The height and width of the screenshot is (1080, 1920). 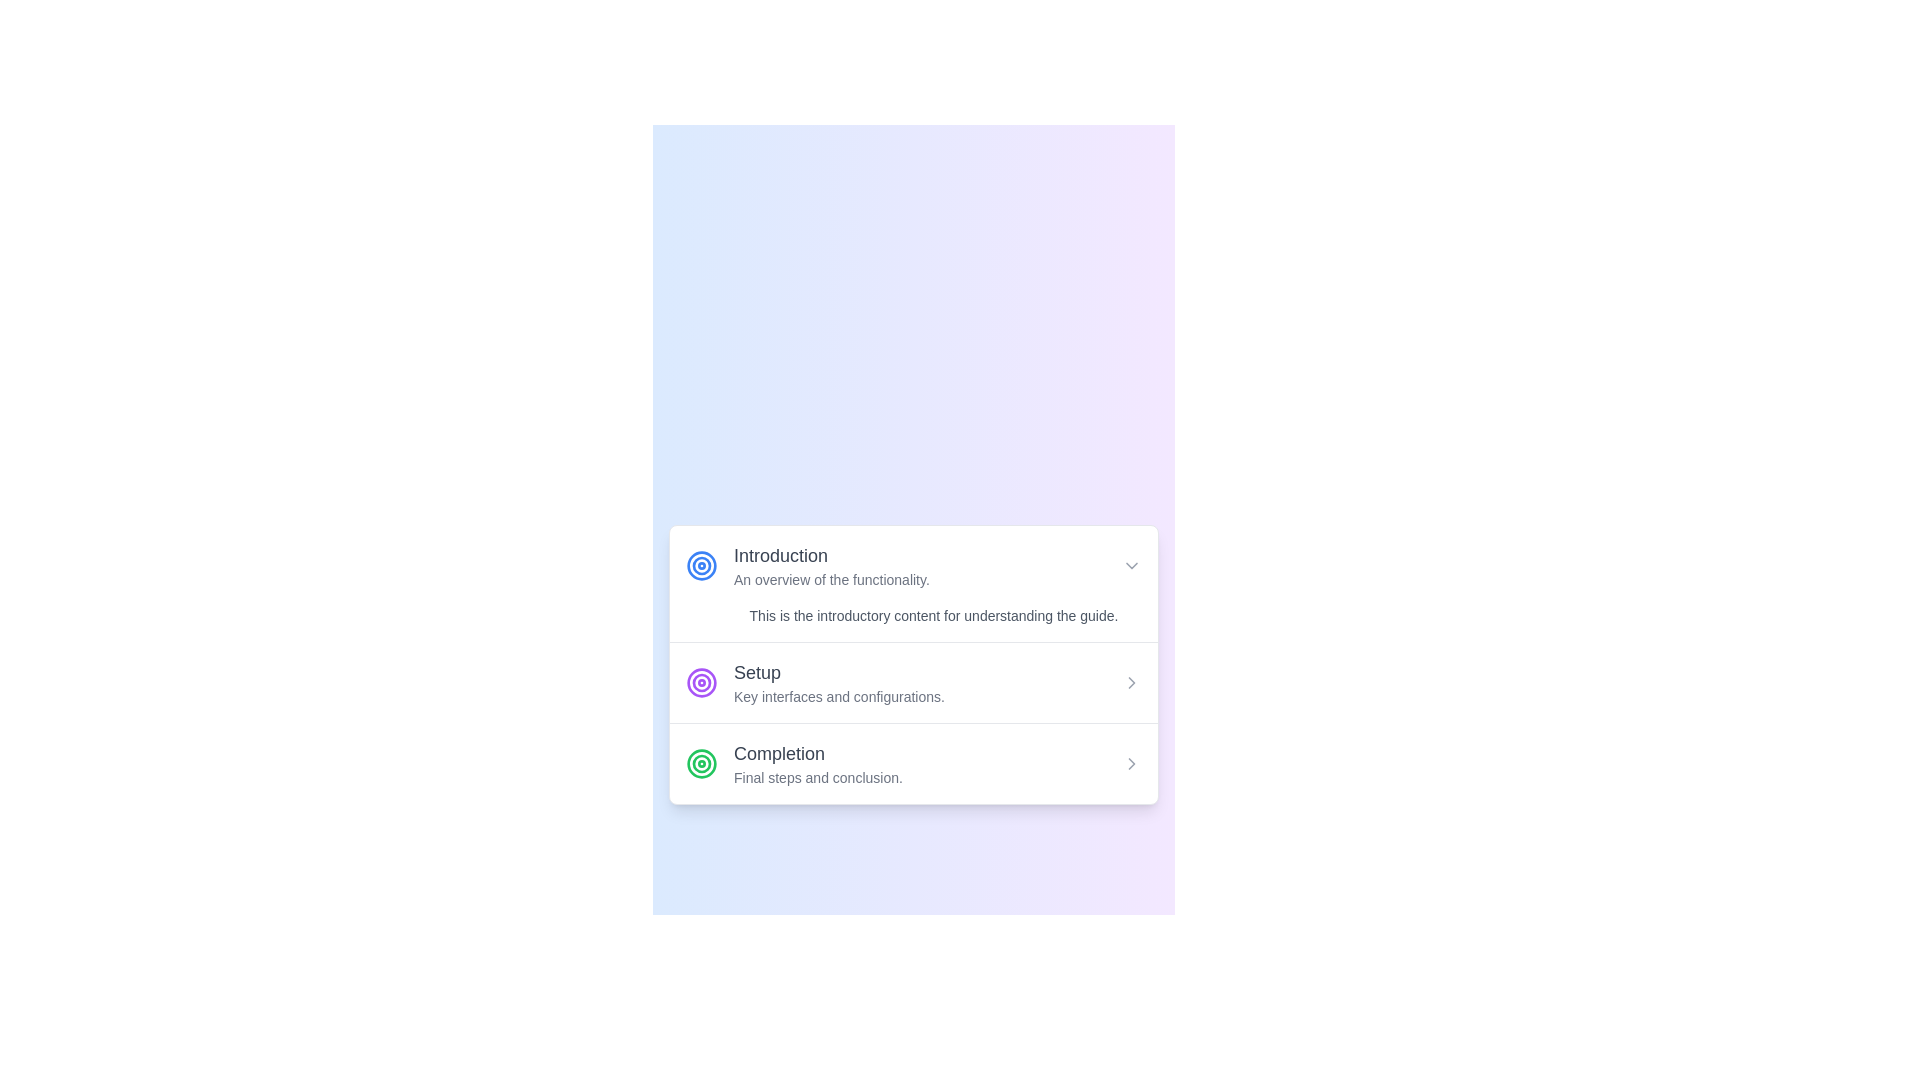 I want to click on descriptive text label located directly under the 'Setup' heading, which provides additional details about the section, so click(x=839, y=696).